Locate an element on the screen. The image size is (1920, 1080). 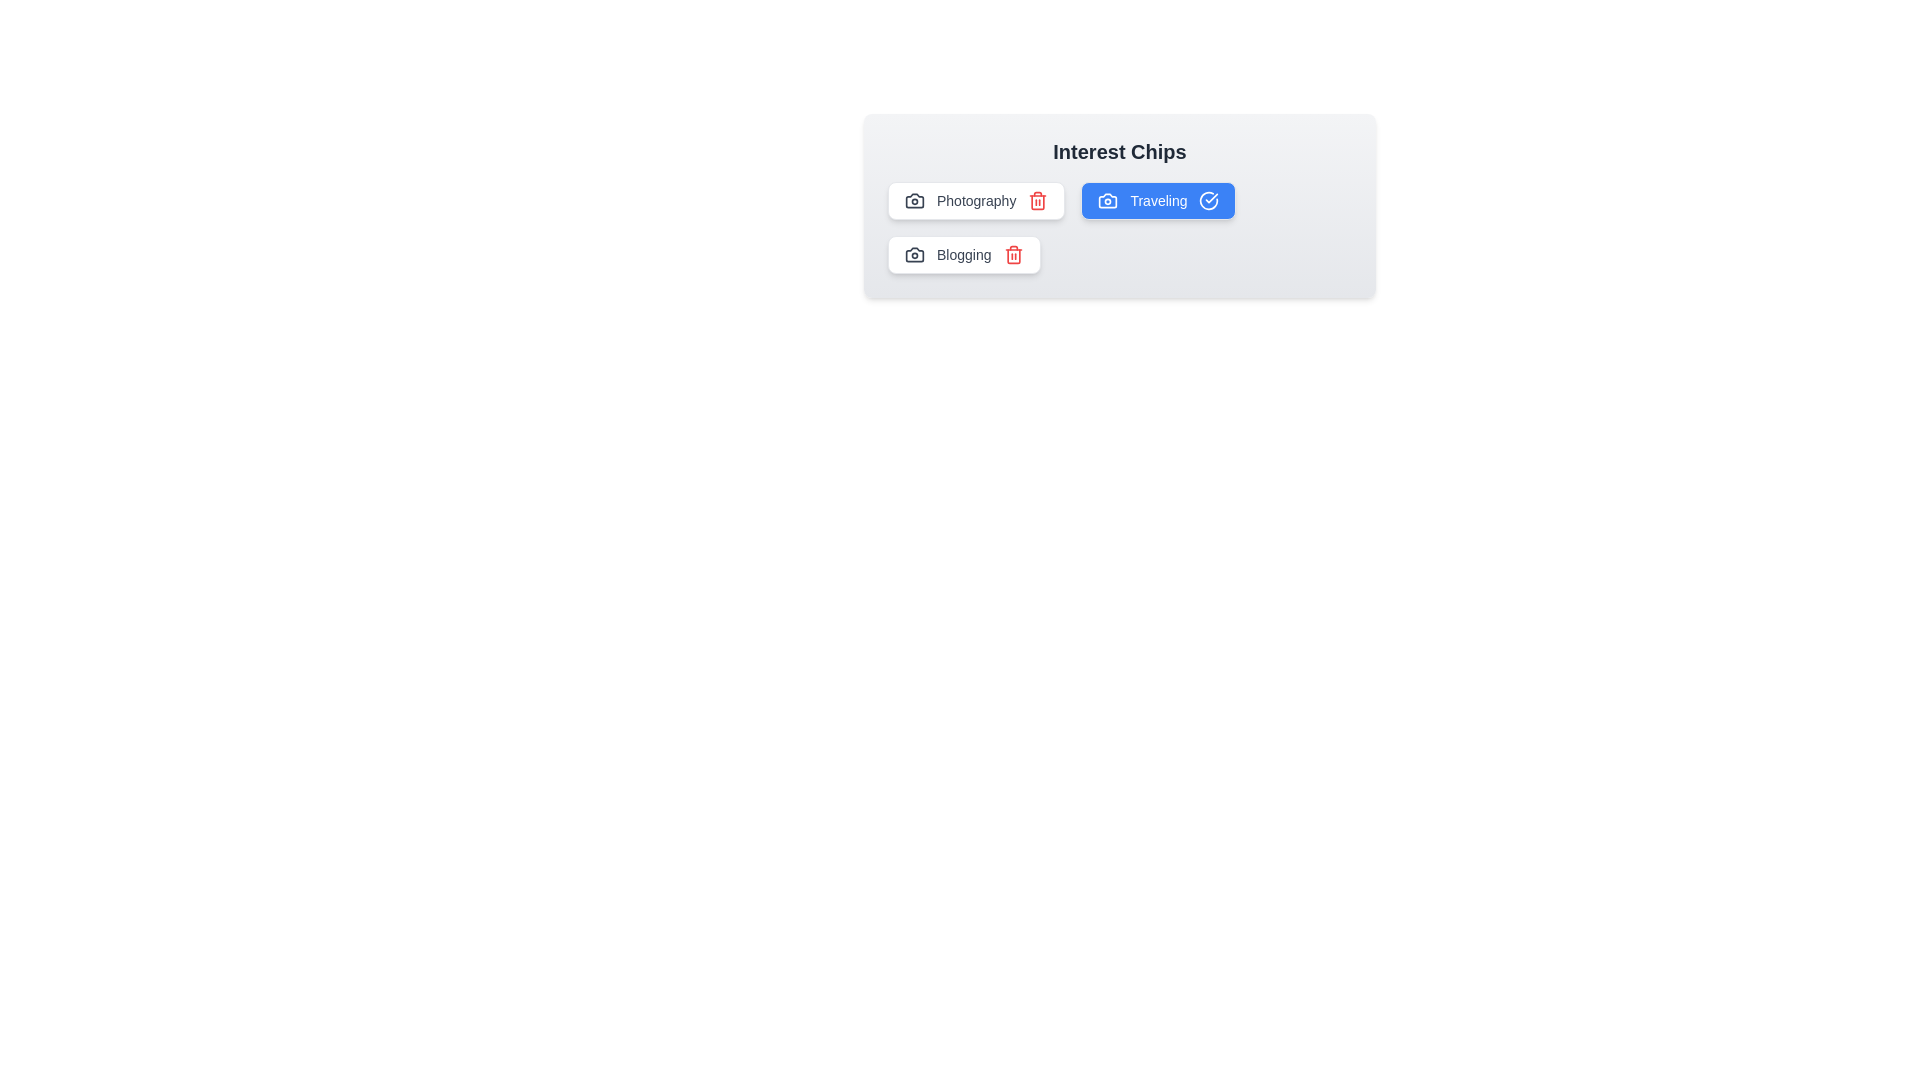
the chip labeled Blogging is located at coordinates (964, 253).